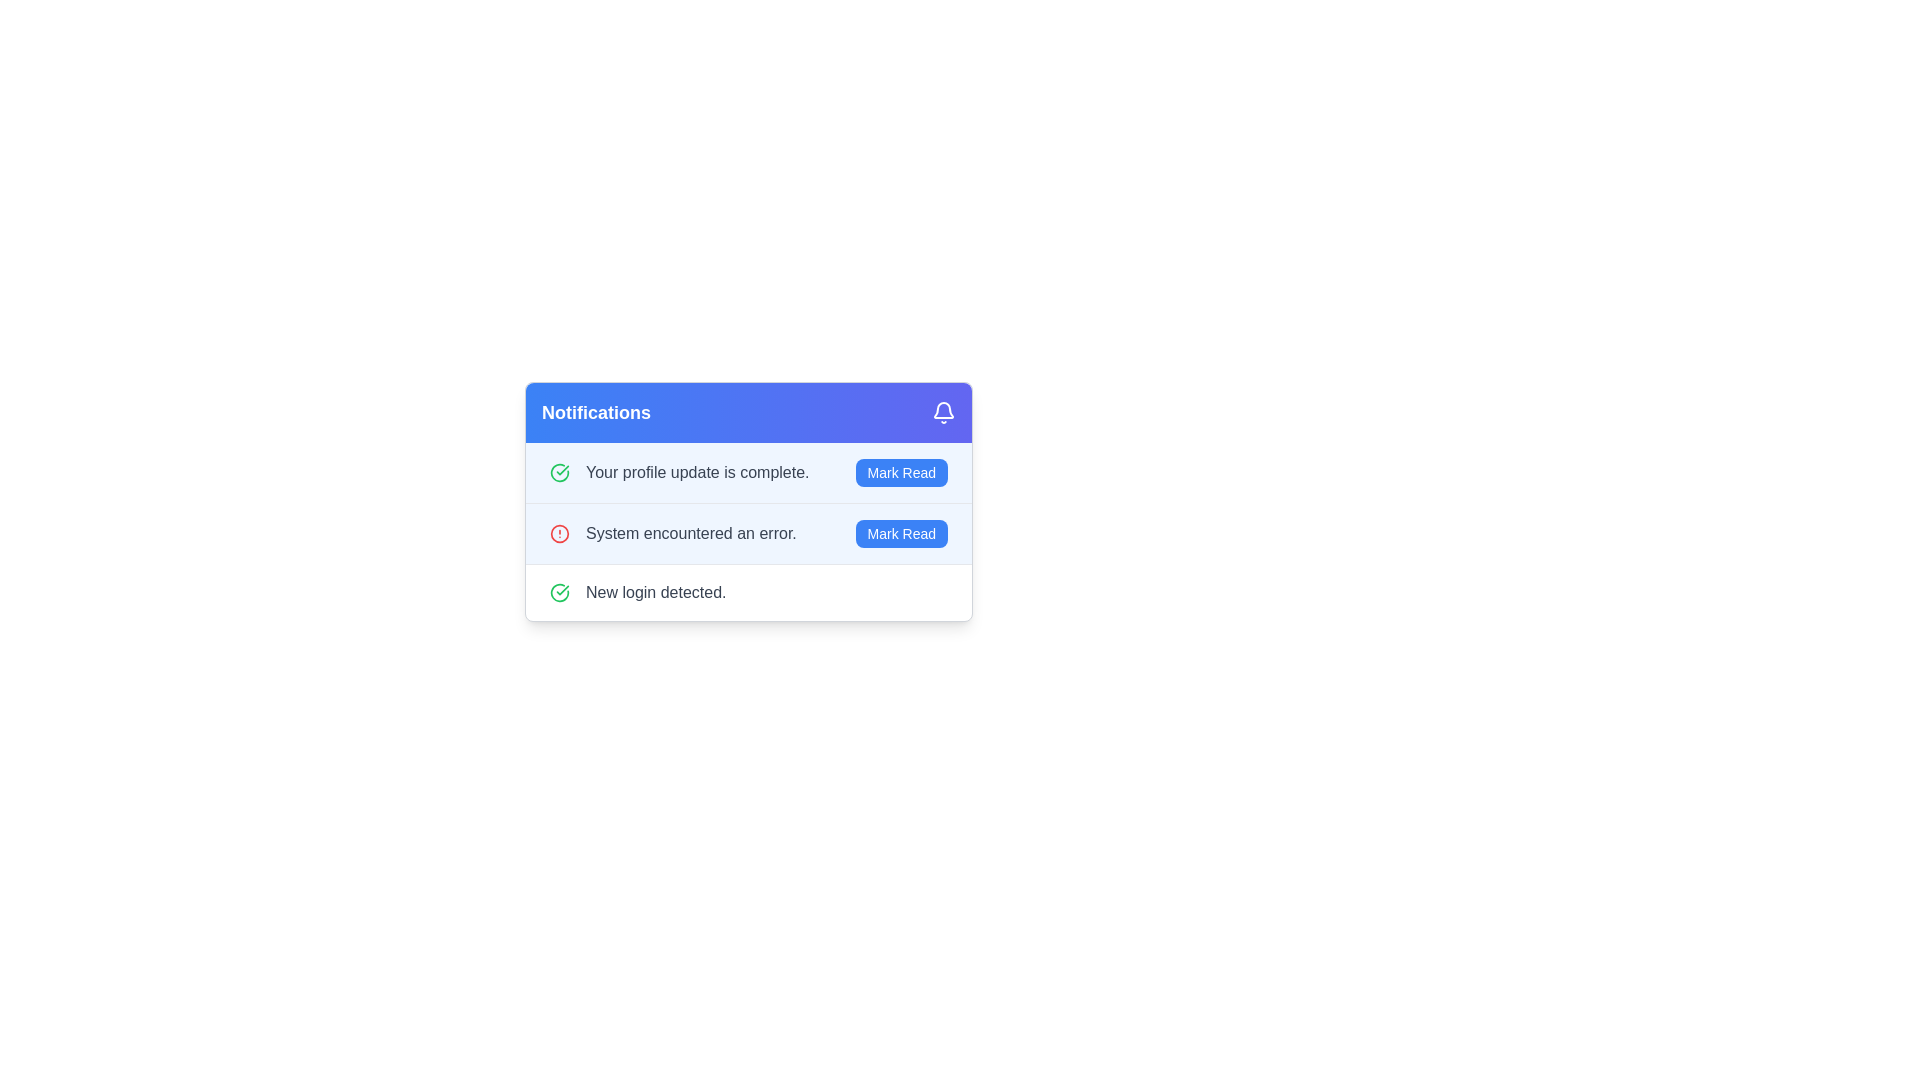 Image resolution: width=1920 pixels, height=1080 pixels. What do you see at coordinates (595, 411) in the screenshot?
I see `text label displaying 'Notifications' in a large, bold font located in the header section of the notification panel` at bounding box center [595, 411].